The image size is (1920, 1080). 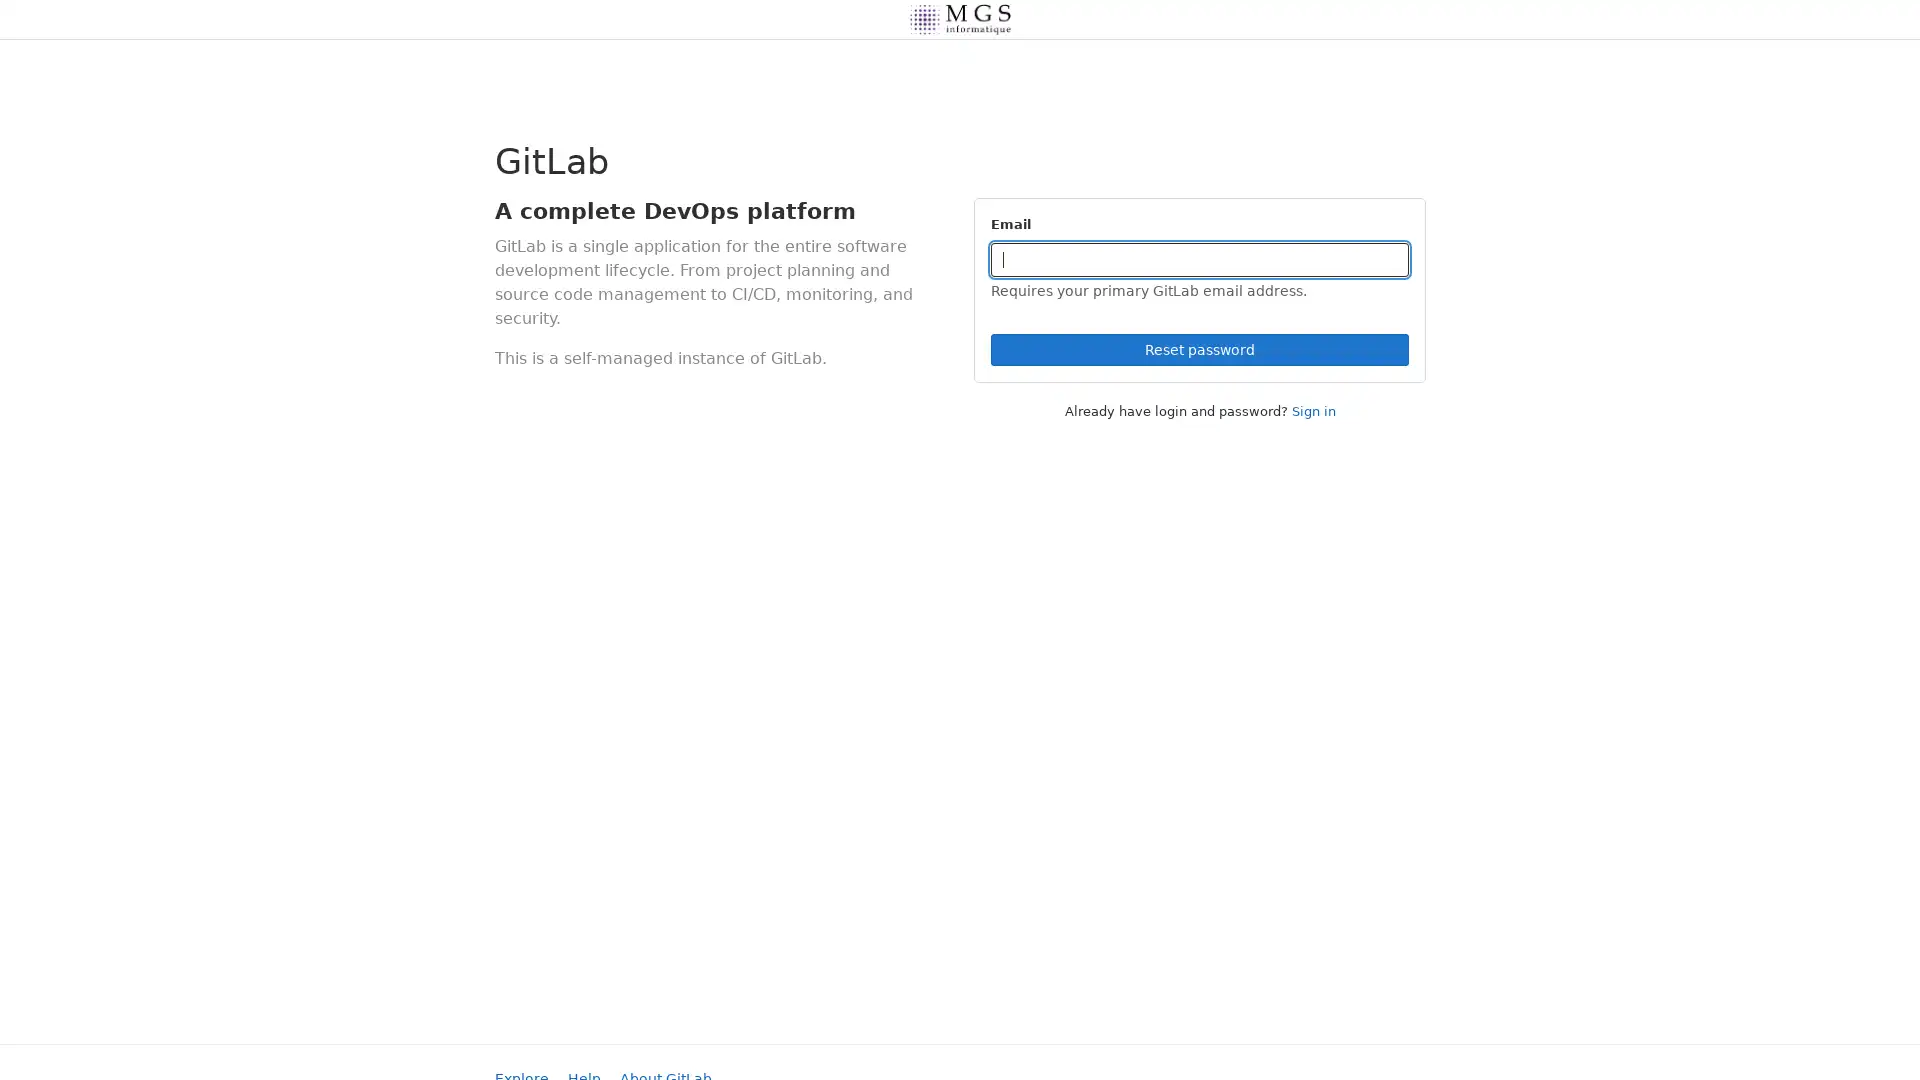 I want to click on Reset password, so click(x=1200, y=347).